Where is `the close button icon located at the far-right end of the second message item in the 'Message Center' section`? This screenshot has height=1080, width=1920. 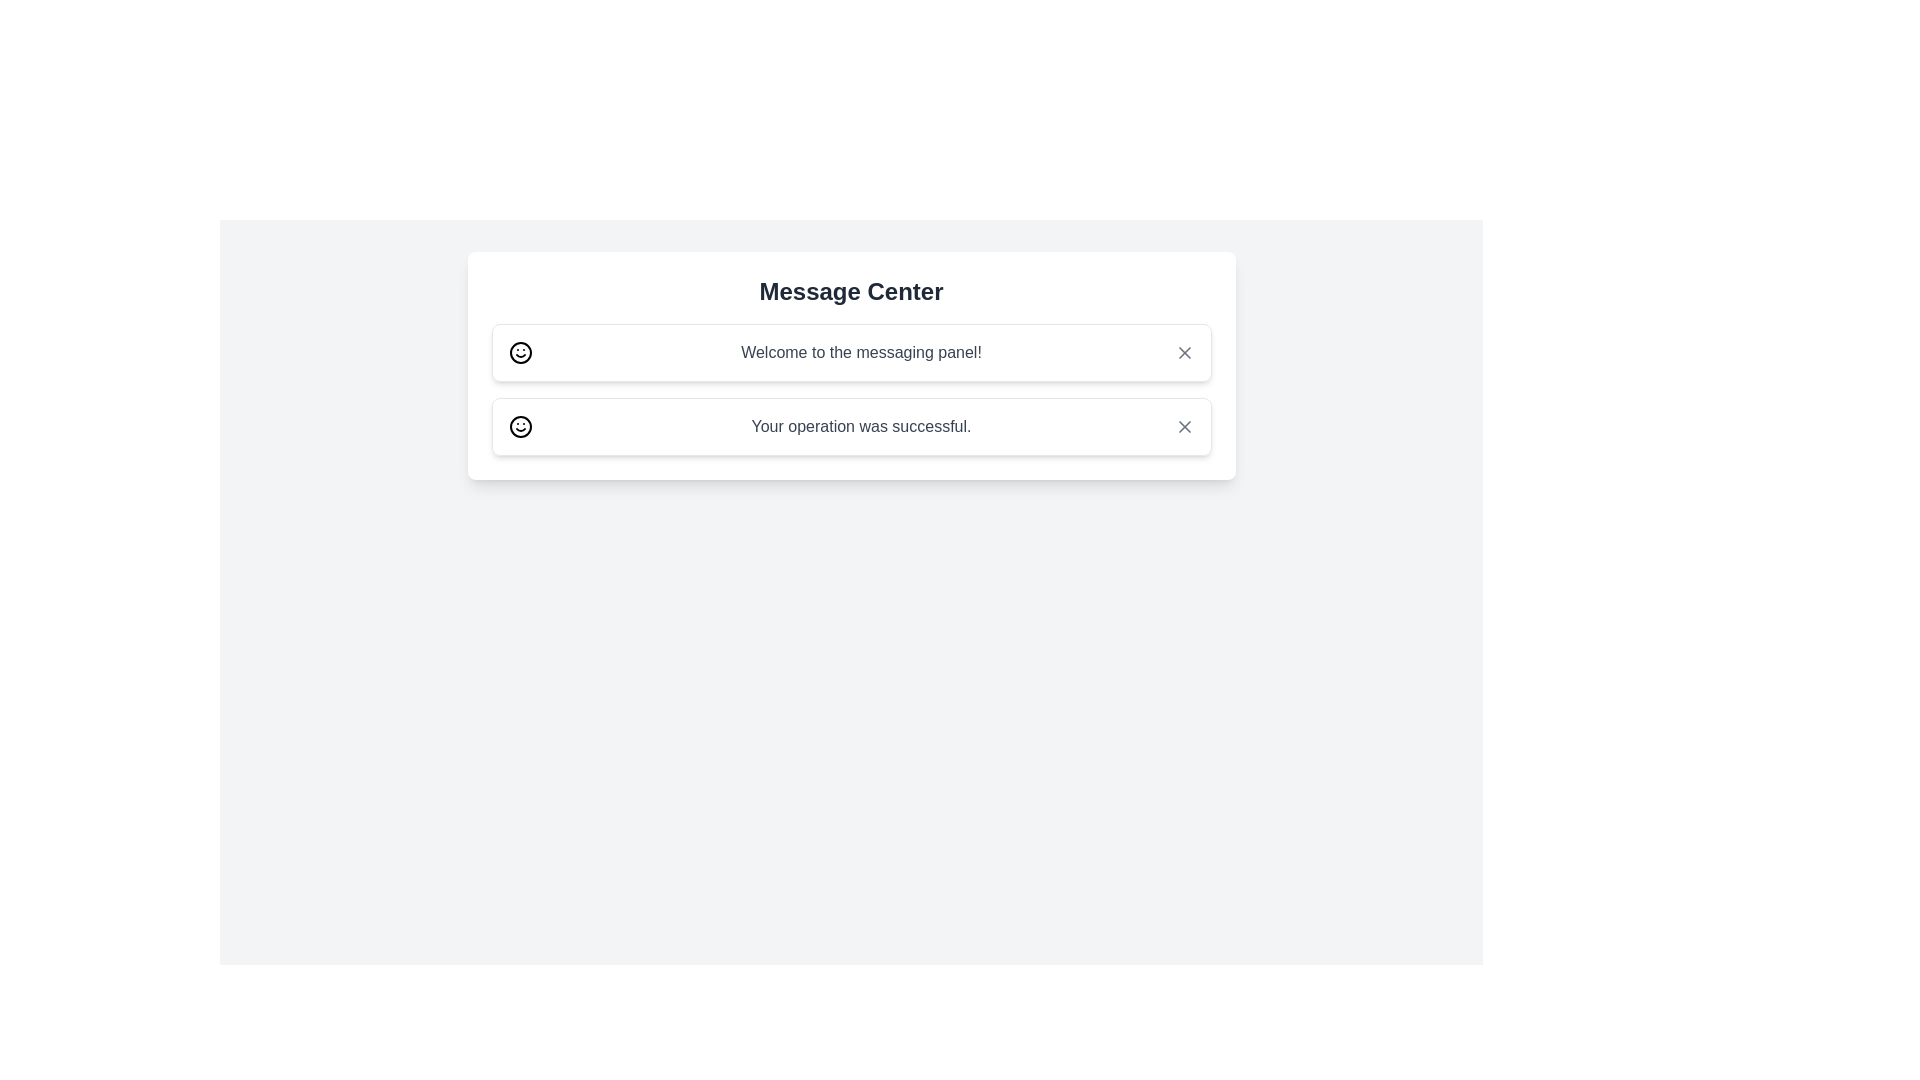
the close button icon located at the far-right end of the second message item in the 'Message Center' section is located at coordinates (1184, 426).